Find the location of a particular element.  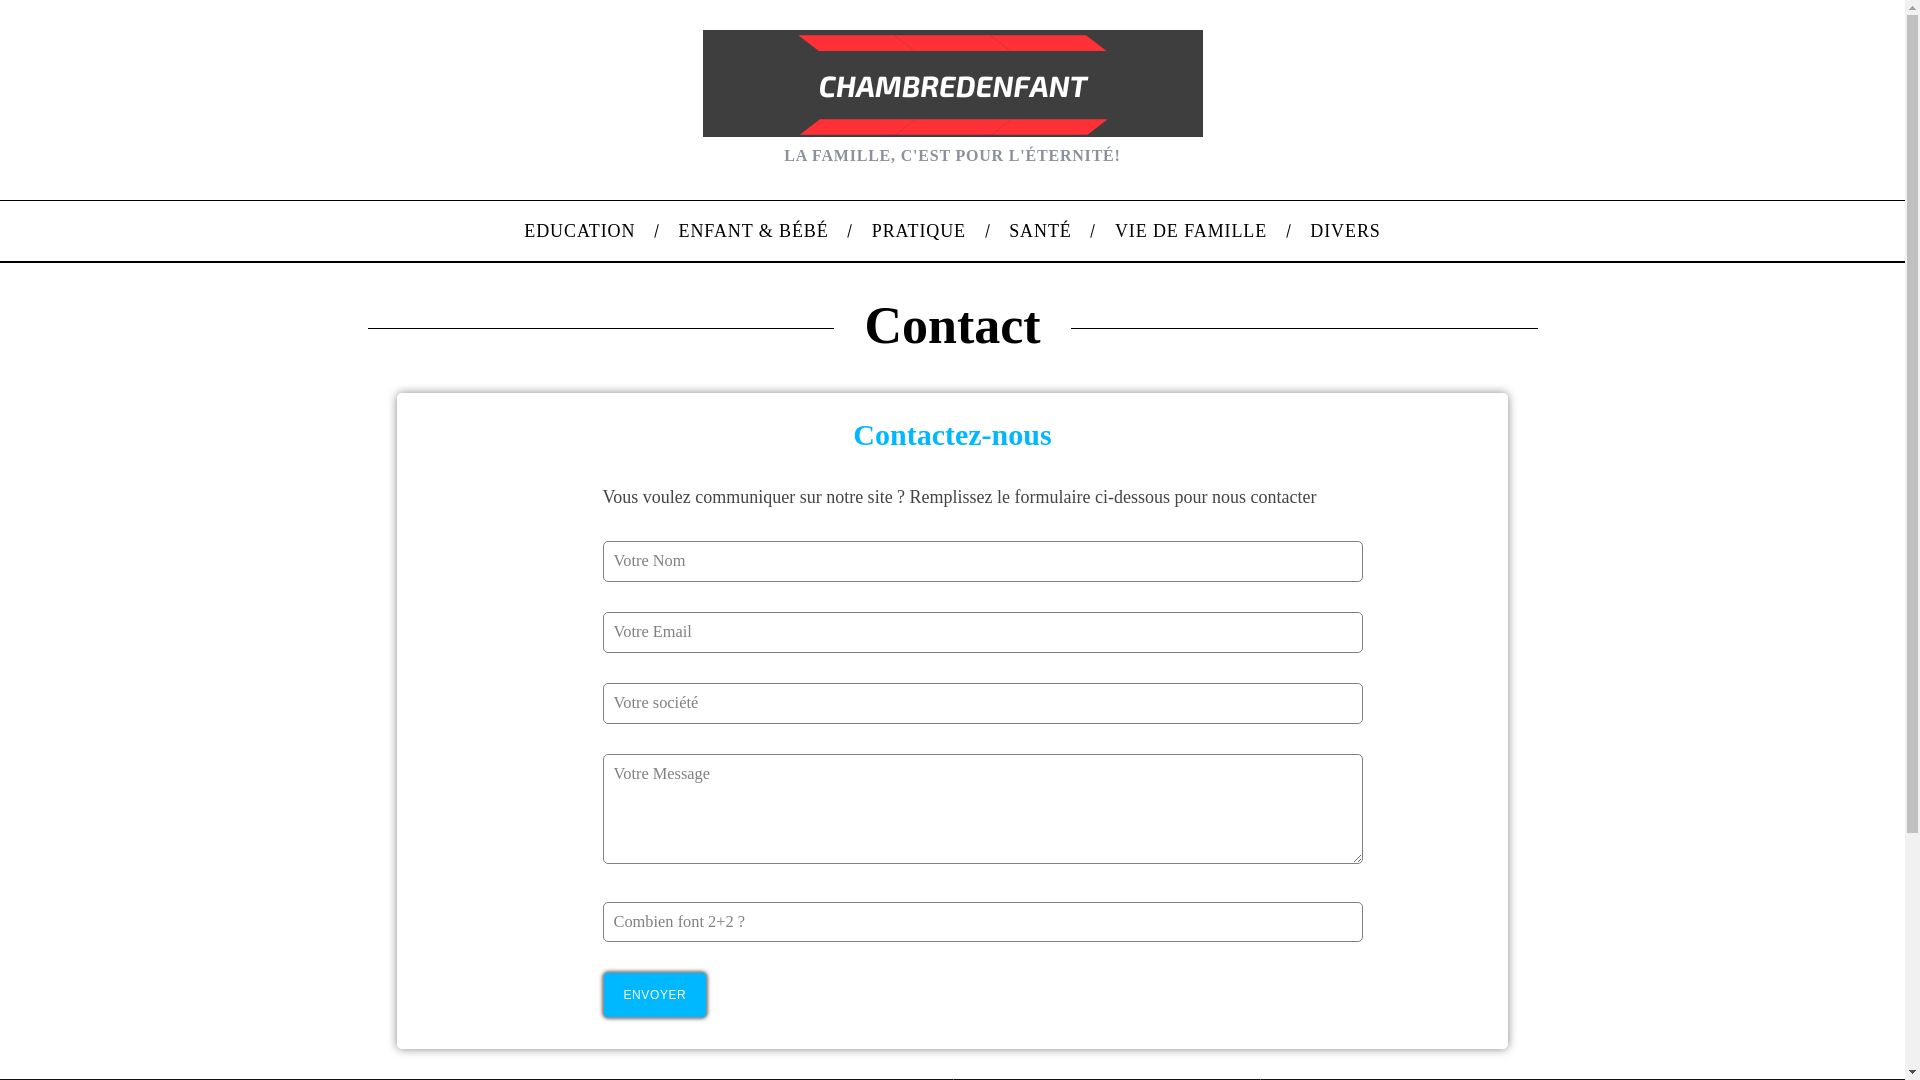

'EDUCATION' is located at coordinates (579, 230).